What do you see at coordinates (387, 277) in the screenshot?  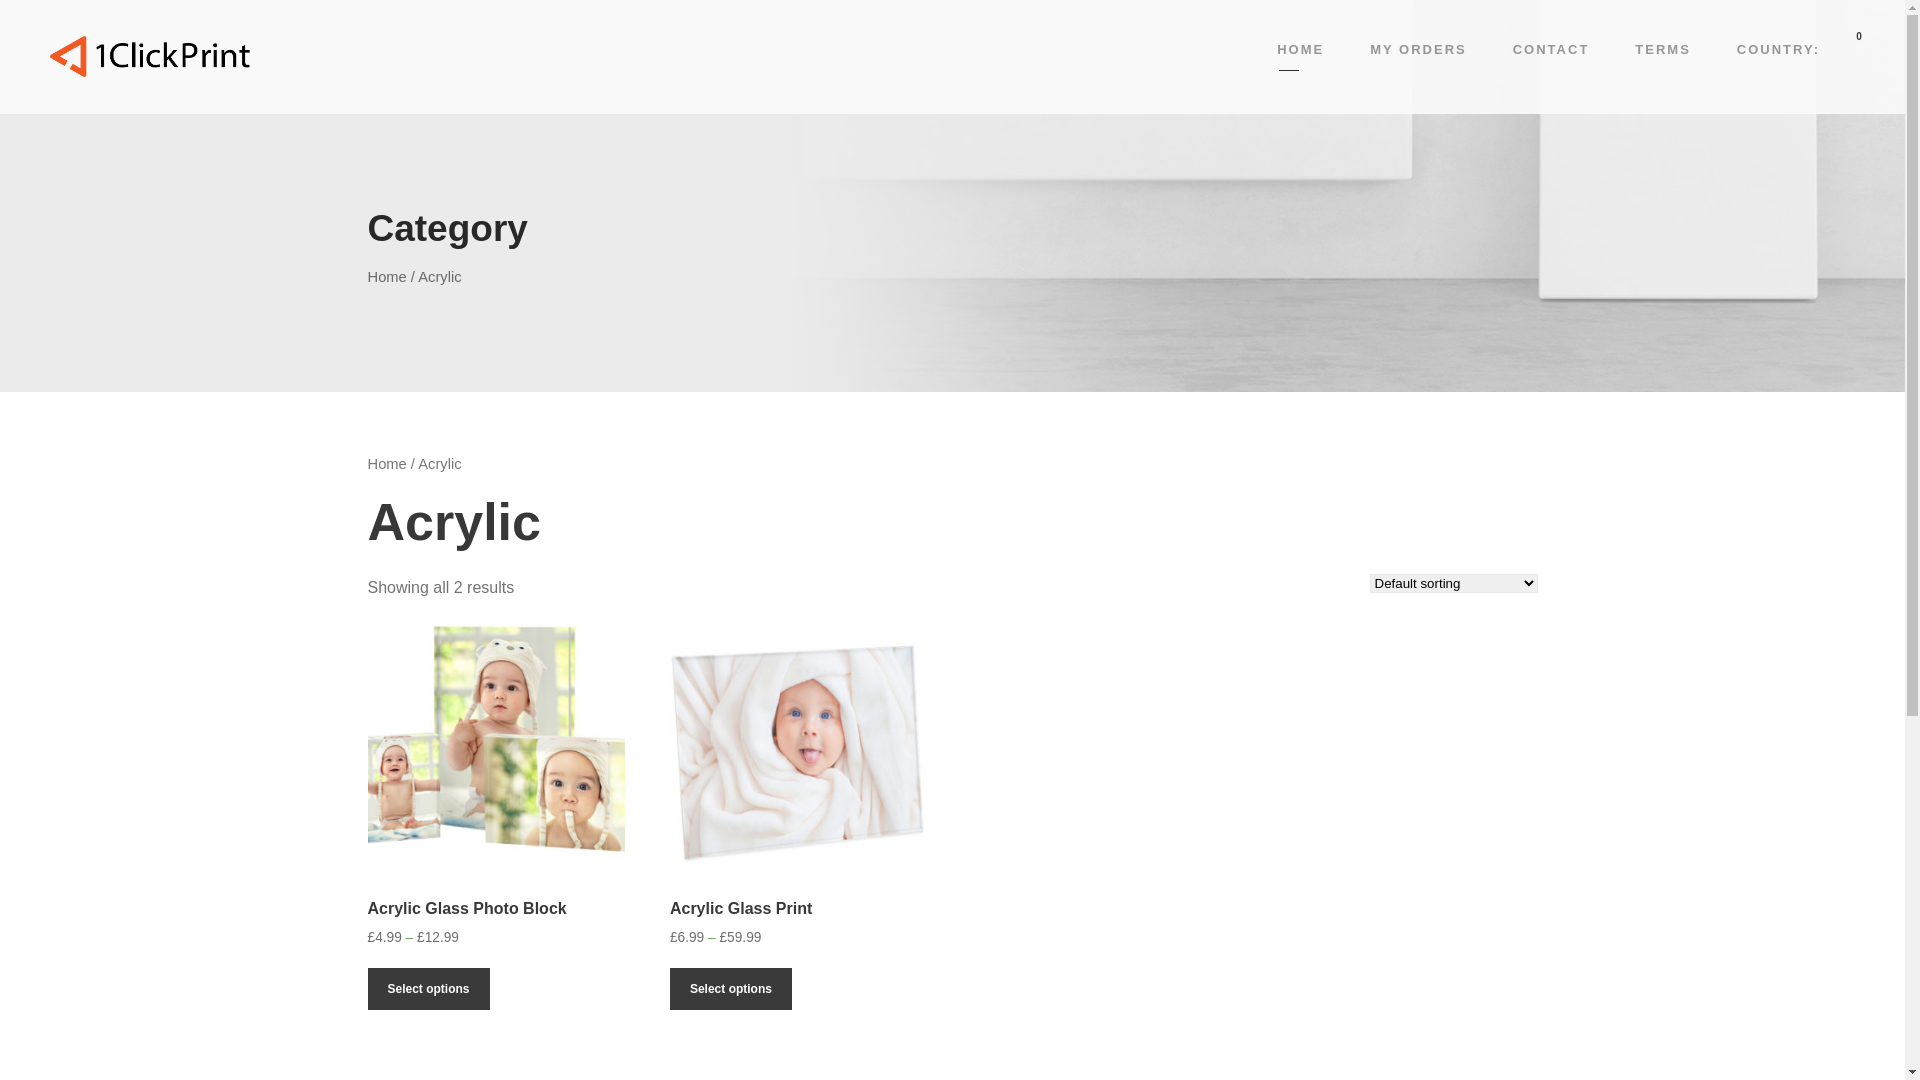 I see `'Home'` at bounding box center [387, 277].